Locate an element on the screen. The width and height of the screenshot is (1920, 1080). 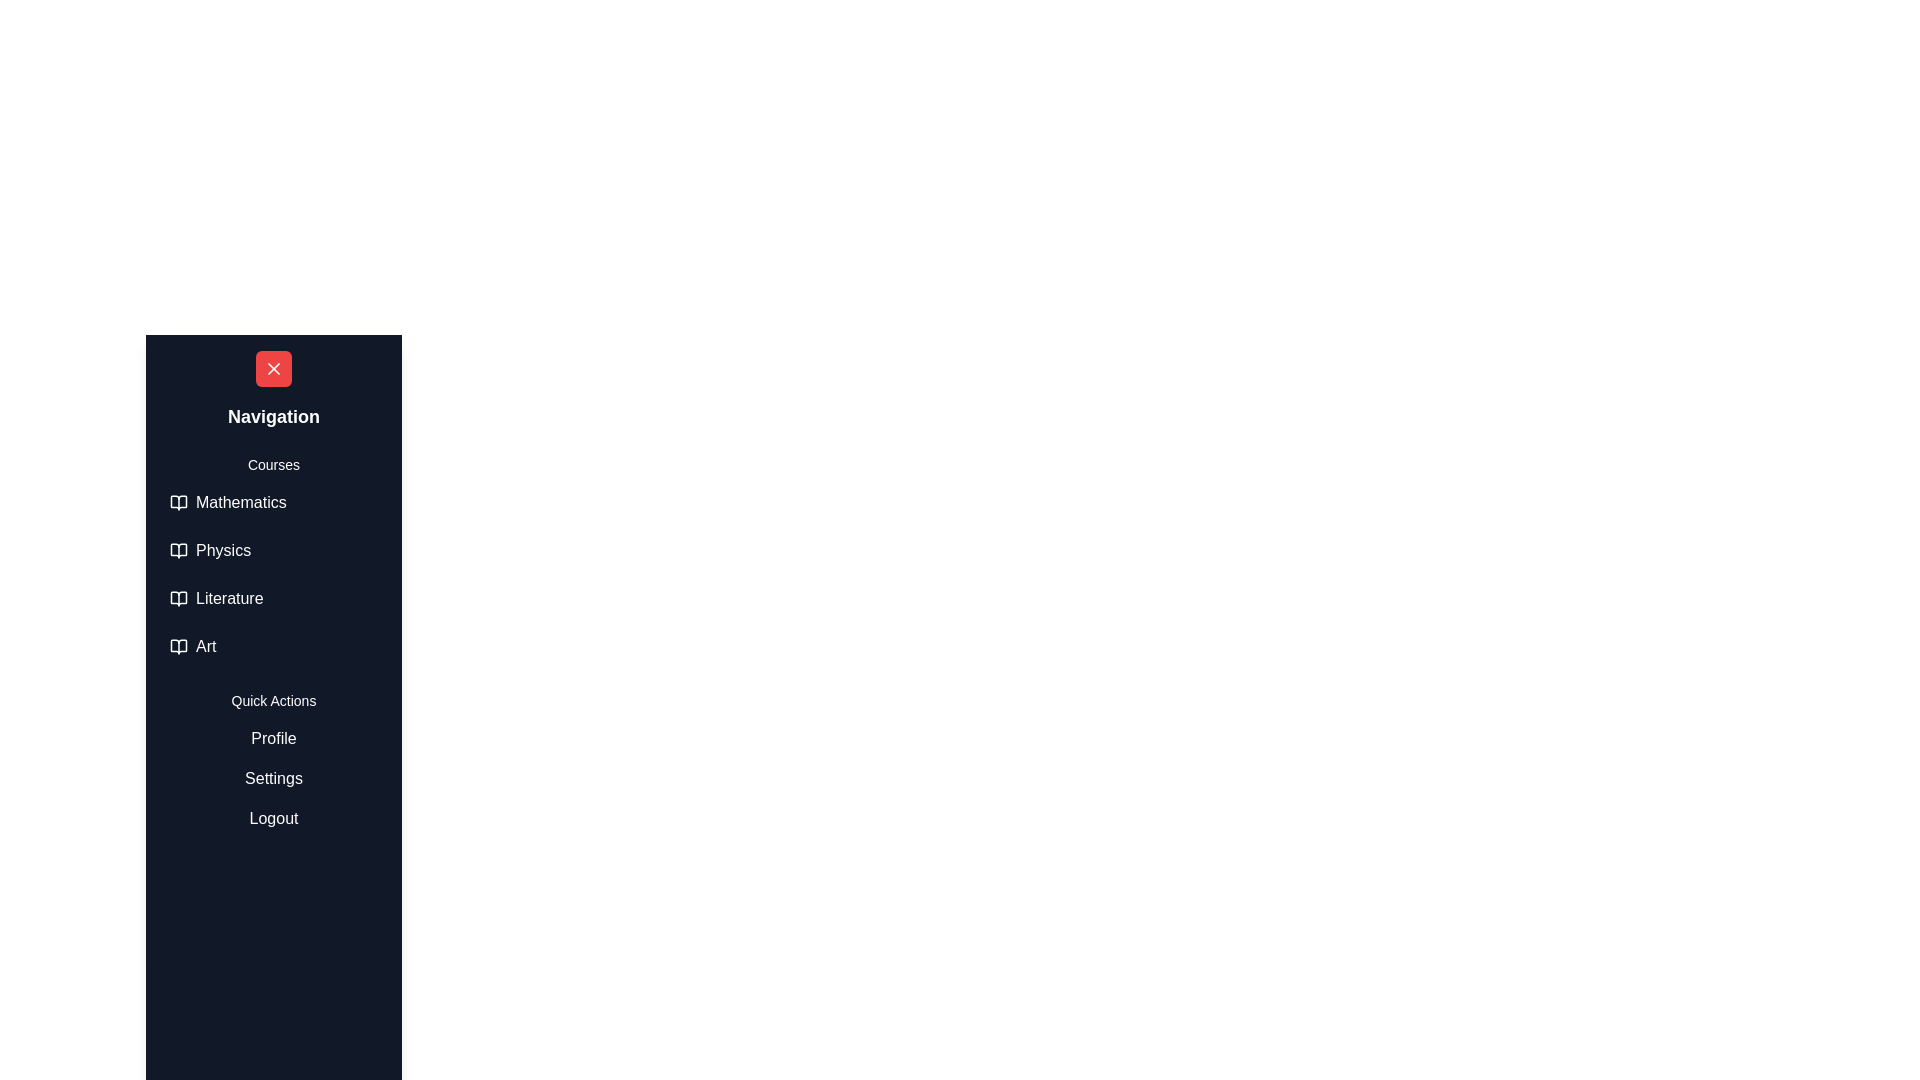
the 'Settings' button, which is styled as a text label with light text on a dark background, located under the 'Quick Actions' section in the sidebar menu is located at coordinates (272, 778).